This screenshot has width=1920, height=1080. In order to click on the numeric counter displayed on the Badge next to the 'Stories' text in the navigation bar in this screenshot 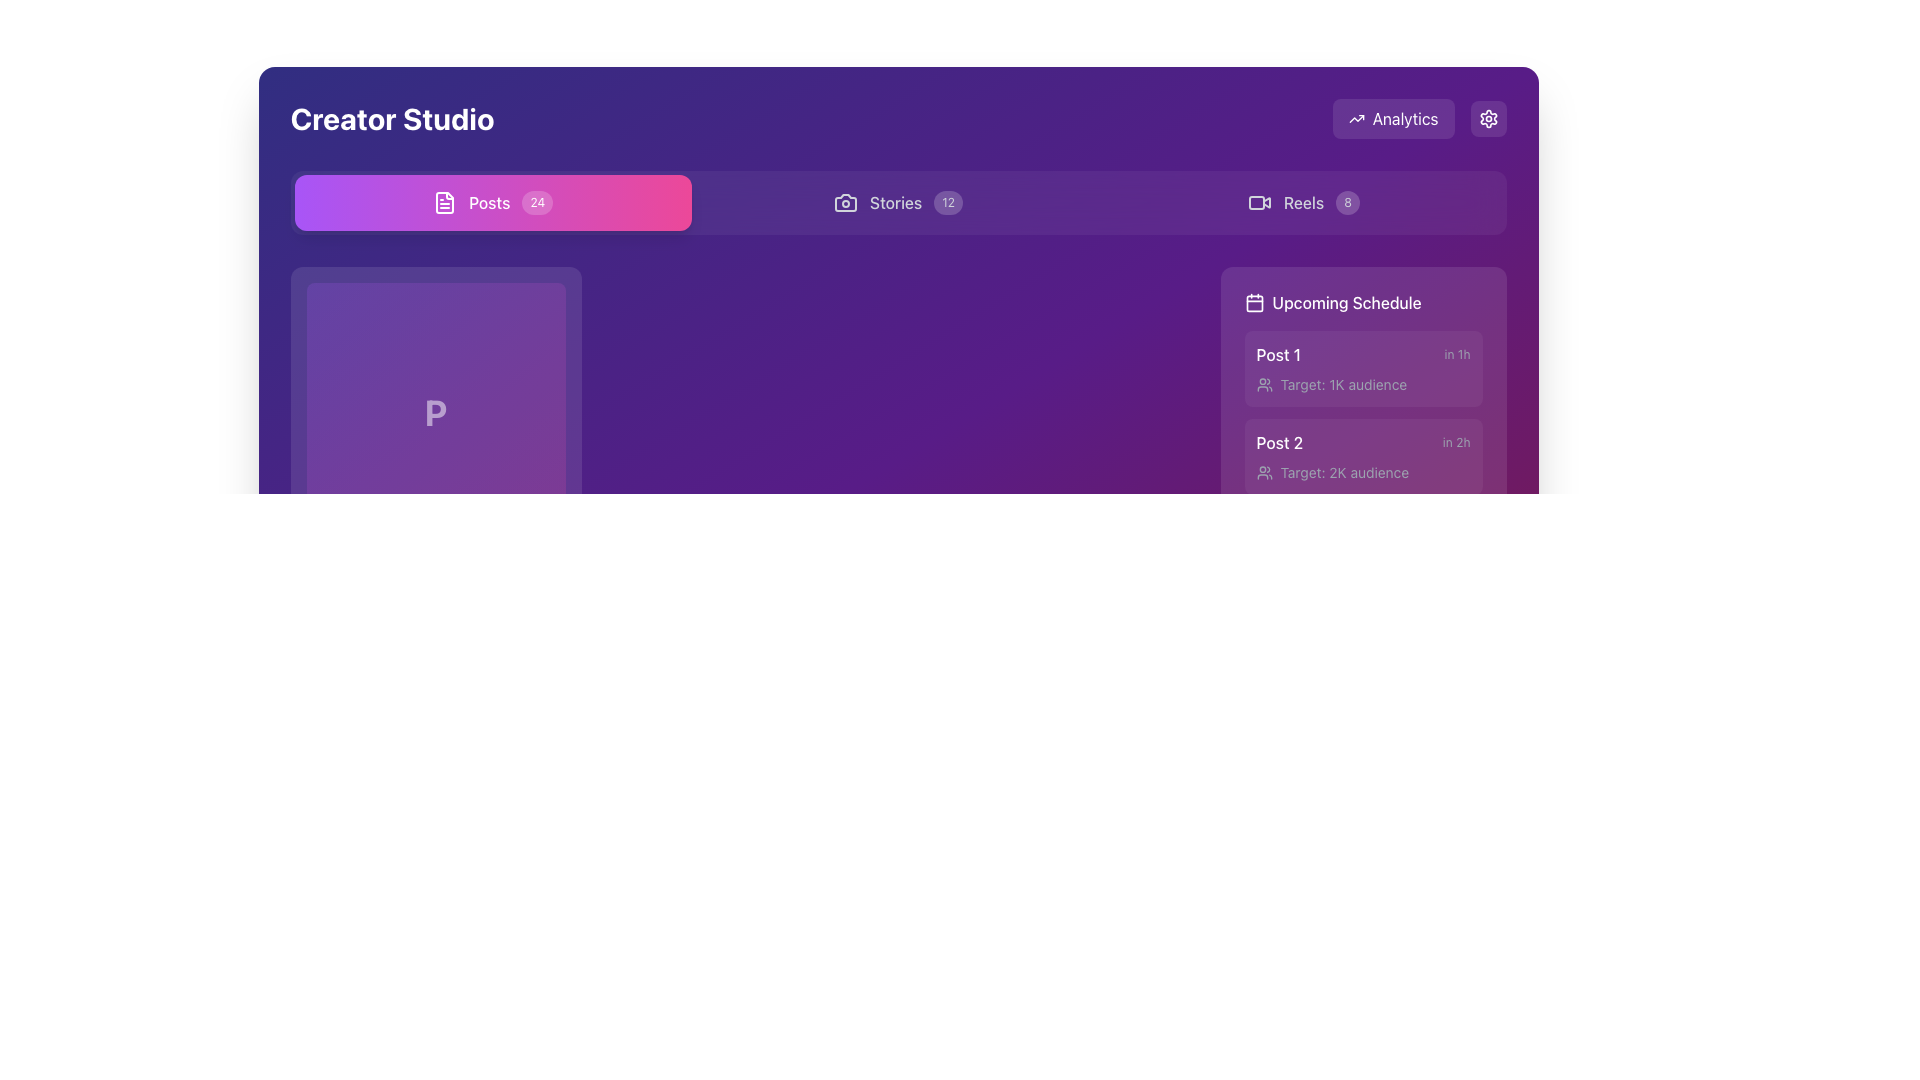, I will do `click(947, 203)`.